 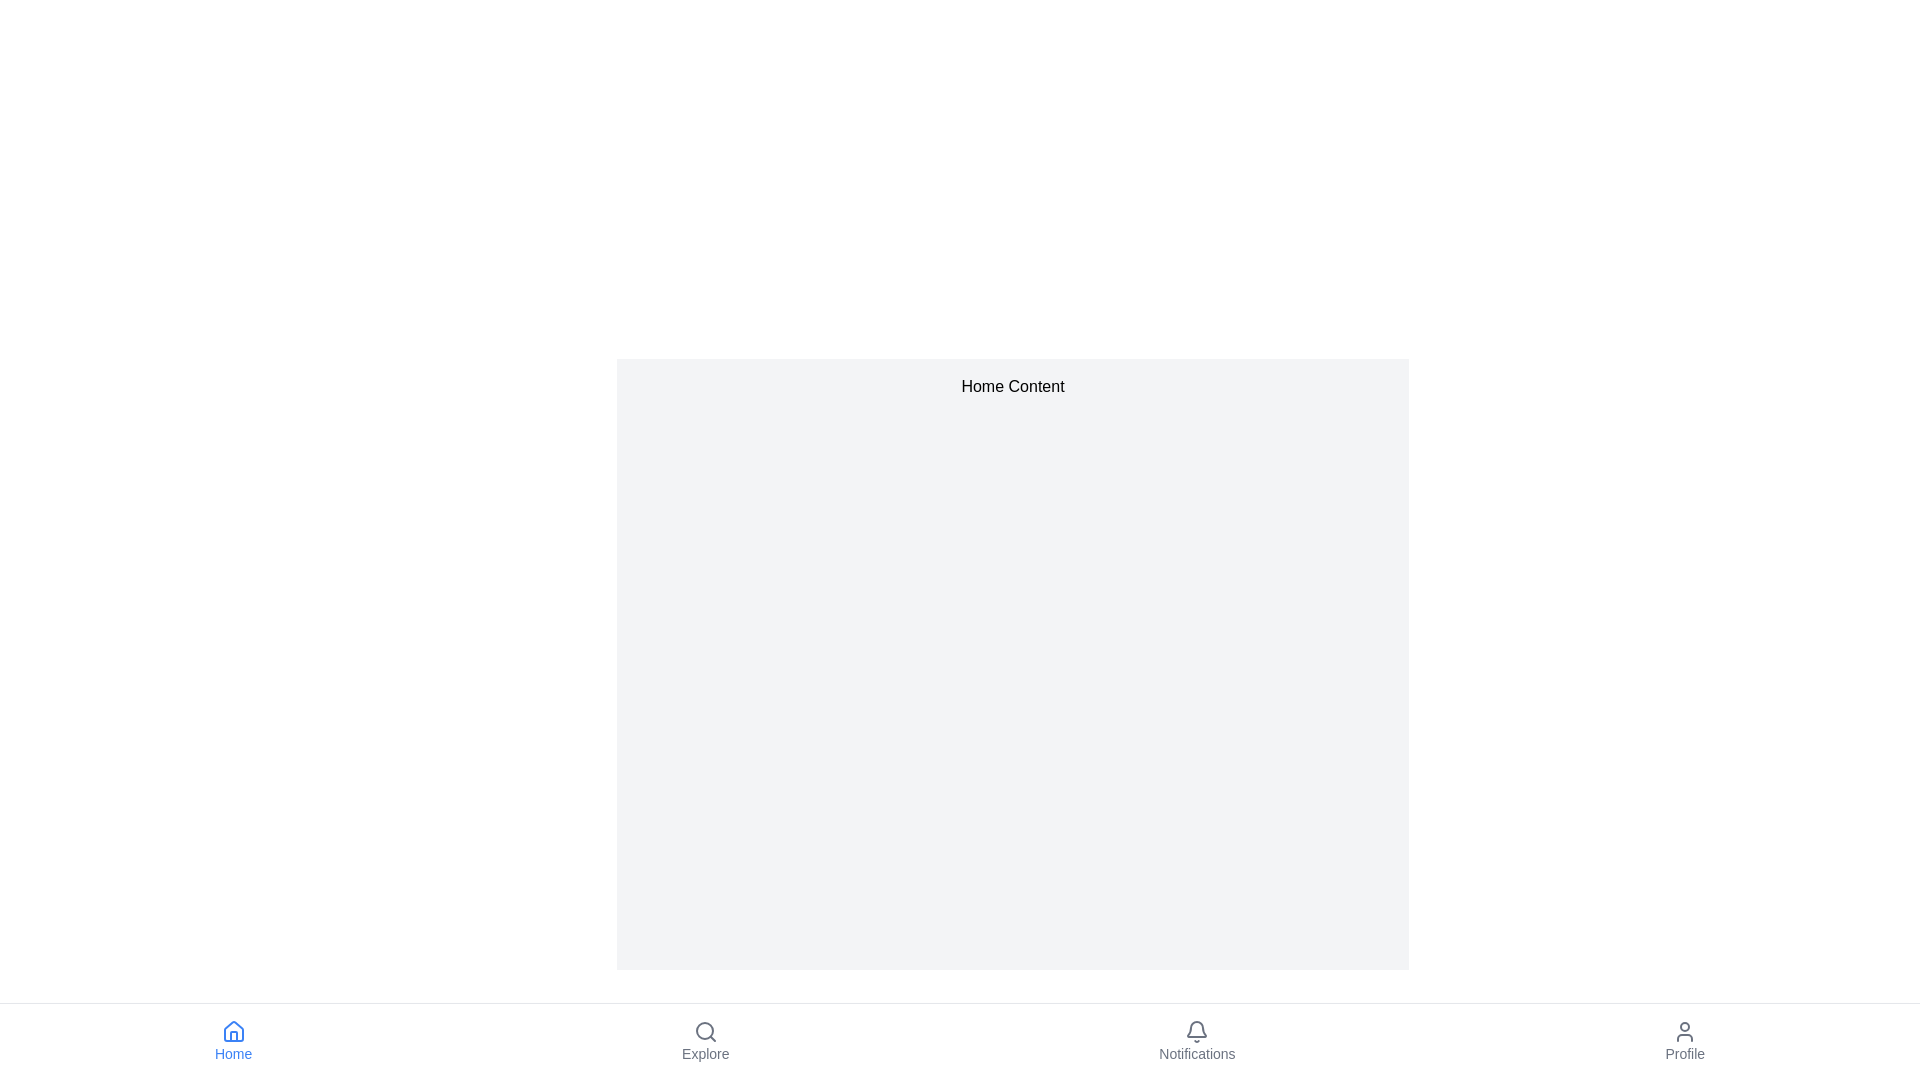 I want to click on the central circular graphical element of the magnifying glass icon located in the 'Explore' section by clicking on it, so click(x=704, y=1030).